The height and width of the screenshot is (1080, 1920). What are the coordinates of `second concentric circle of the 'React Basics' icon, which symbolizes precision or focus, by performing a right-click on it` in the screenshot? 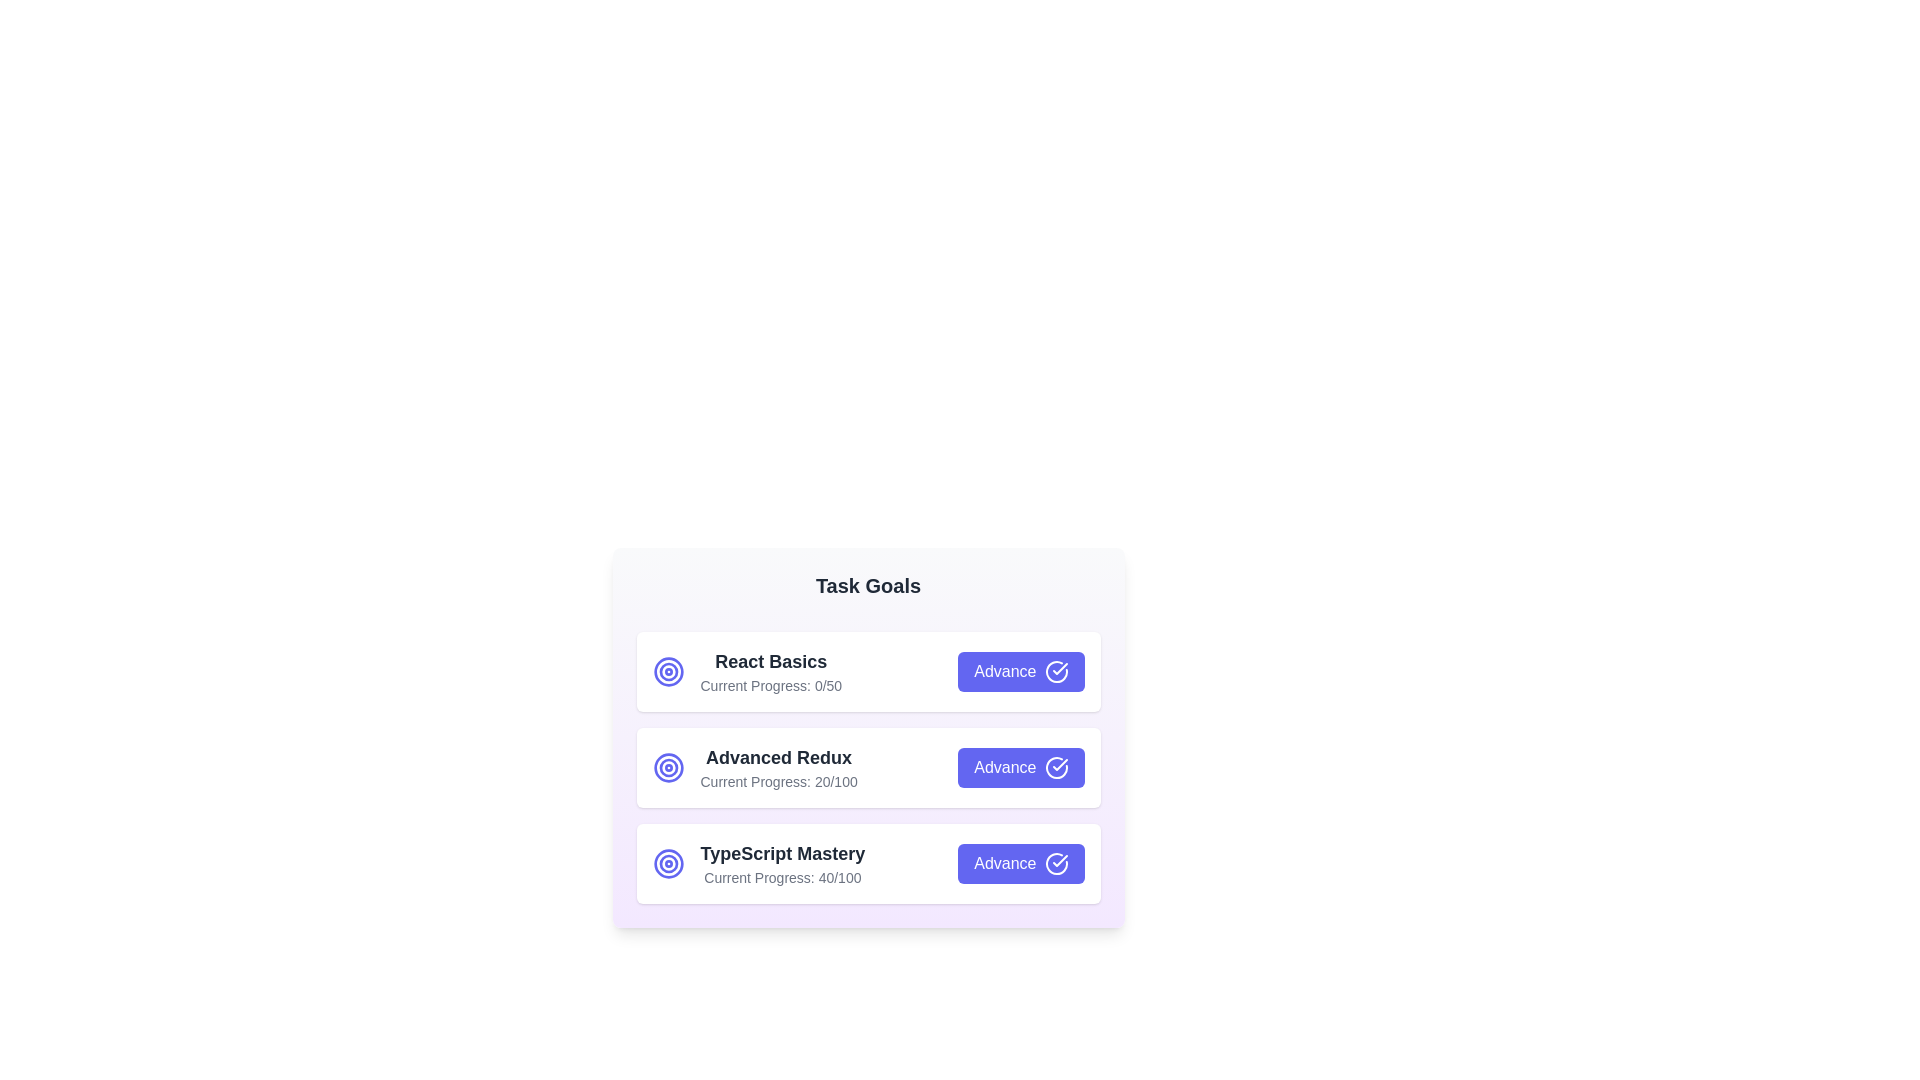 It's located at (668, 863).